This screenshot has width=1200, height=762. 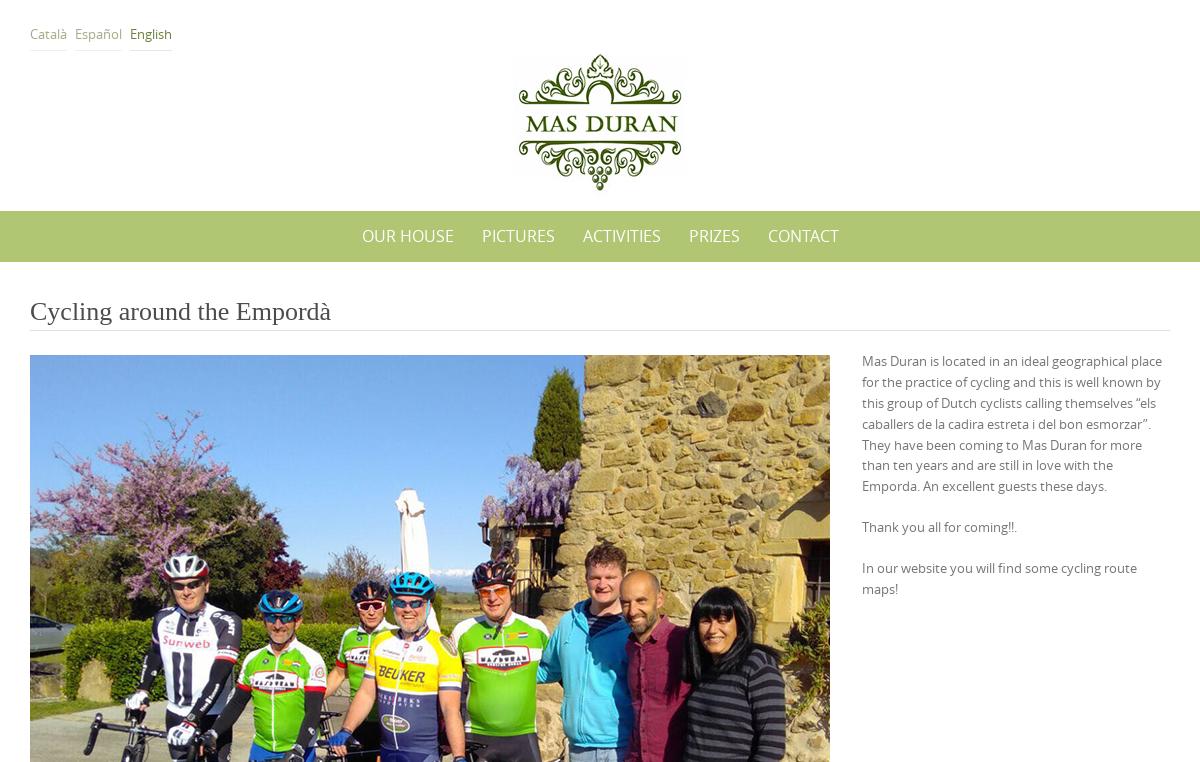 I want to click on 'Español', so click(x=98, y=32).